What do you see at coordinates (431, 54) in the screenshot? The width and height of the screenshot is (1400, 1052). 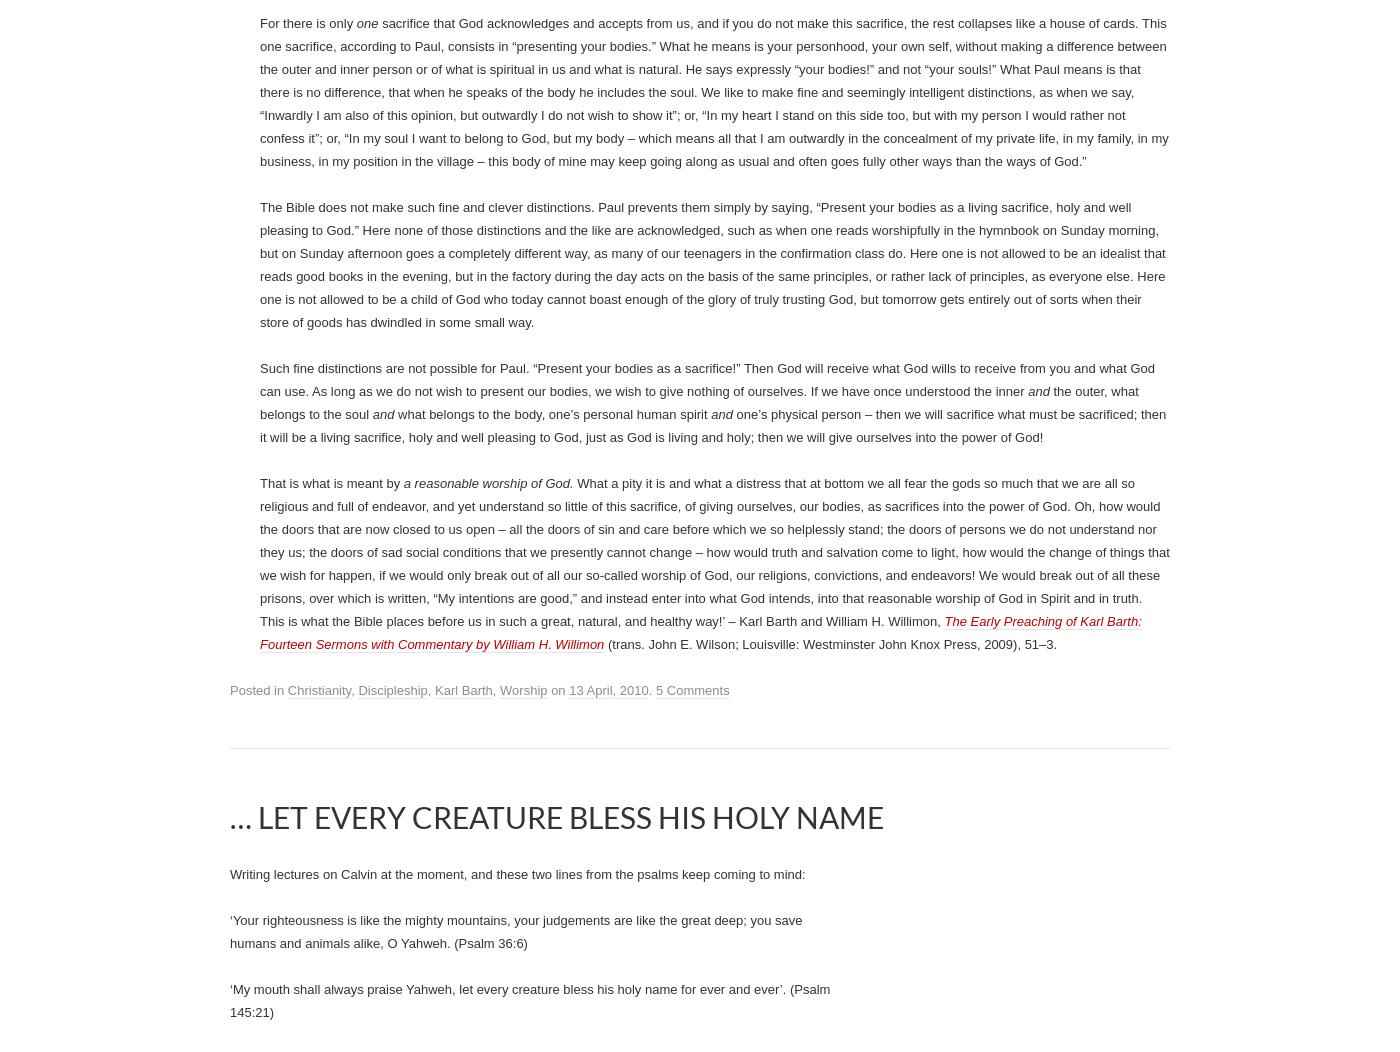 I see `'Worship'` at bounding box center [431, 54].